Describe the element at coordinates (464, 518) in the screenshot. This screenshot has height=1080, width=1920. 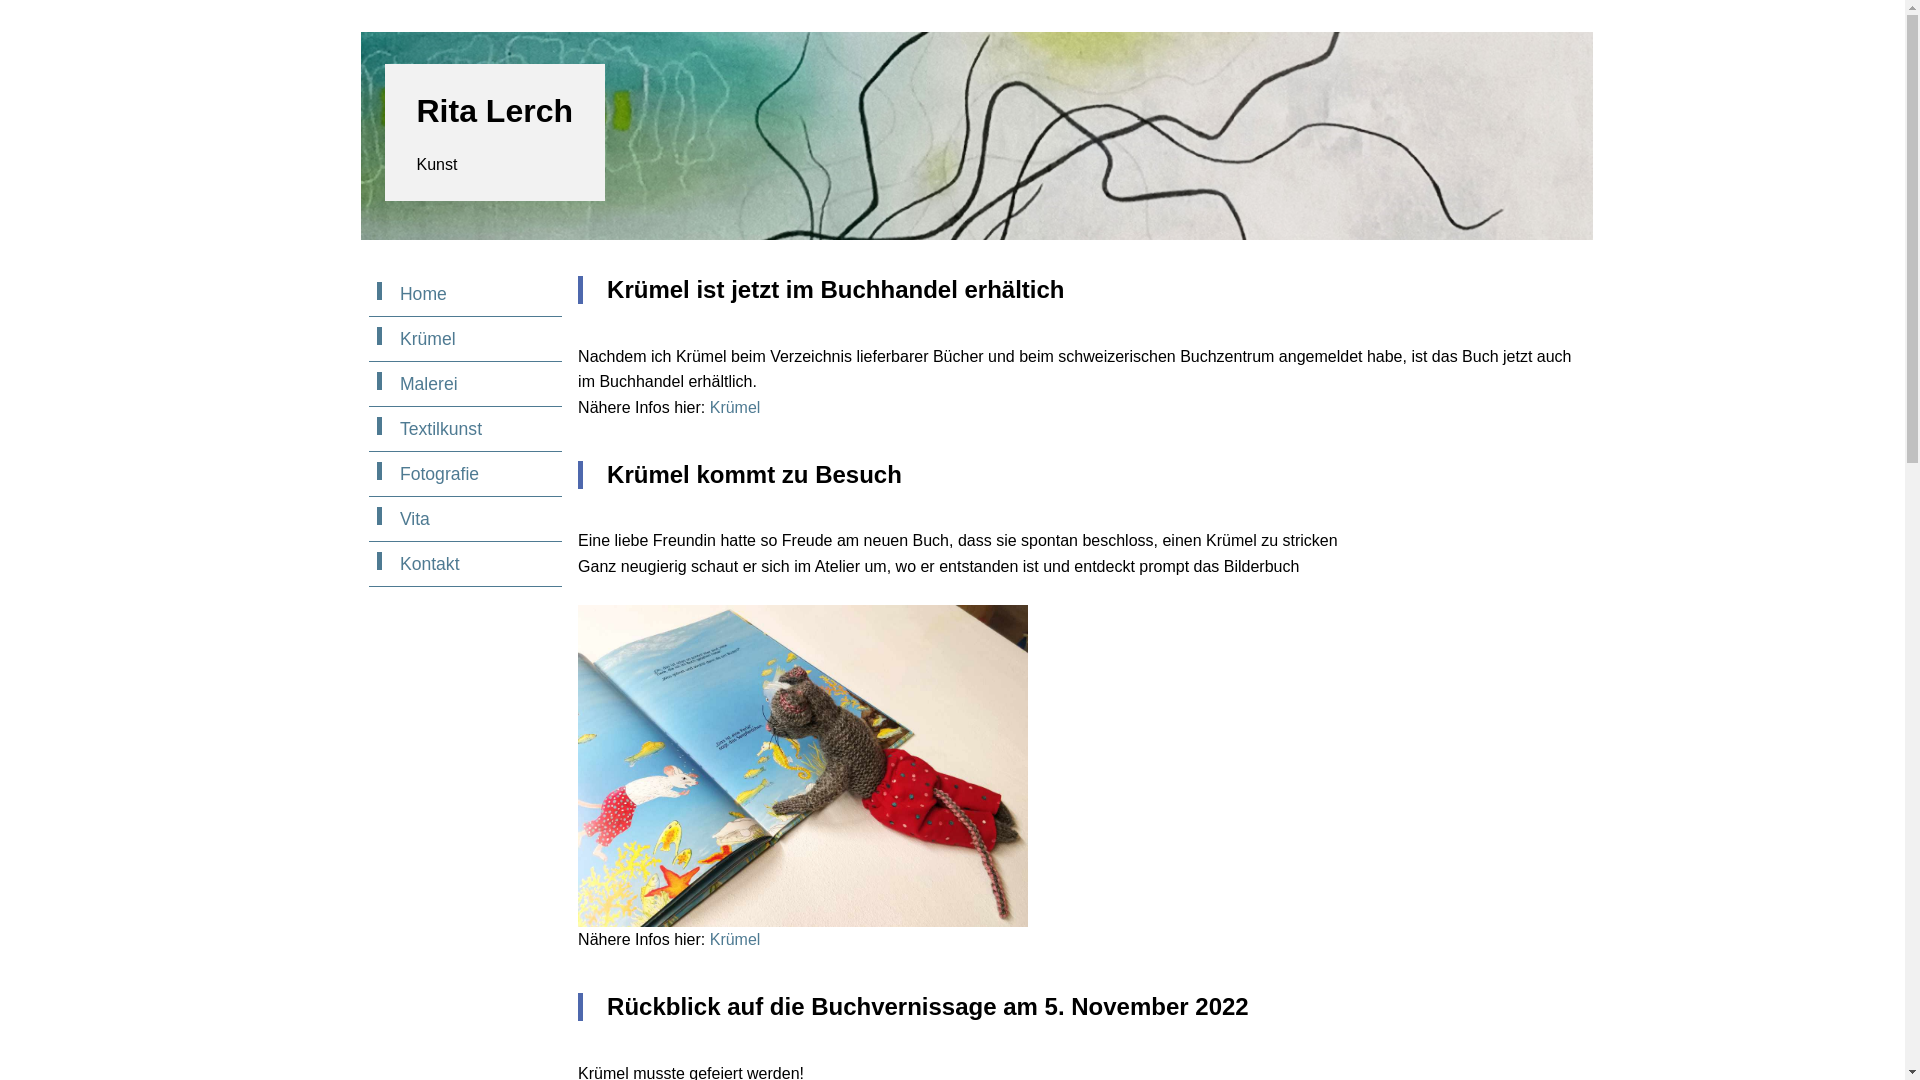
I see `'Vita'` at that location.